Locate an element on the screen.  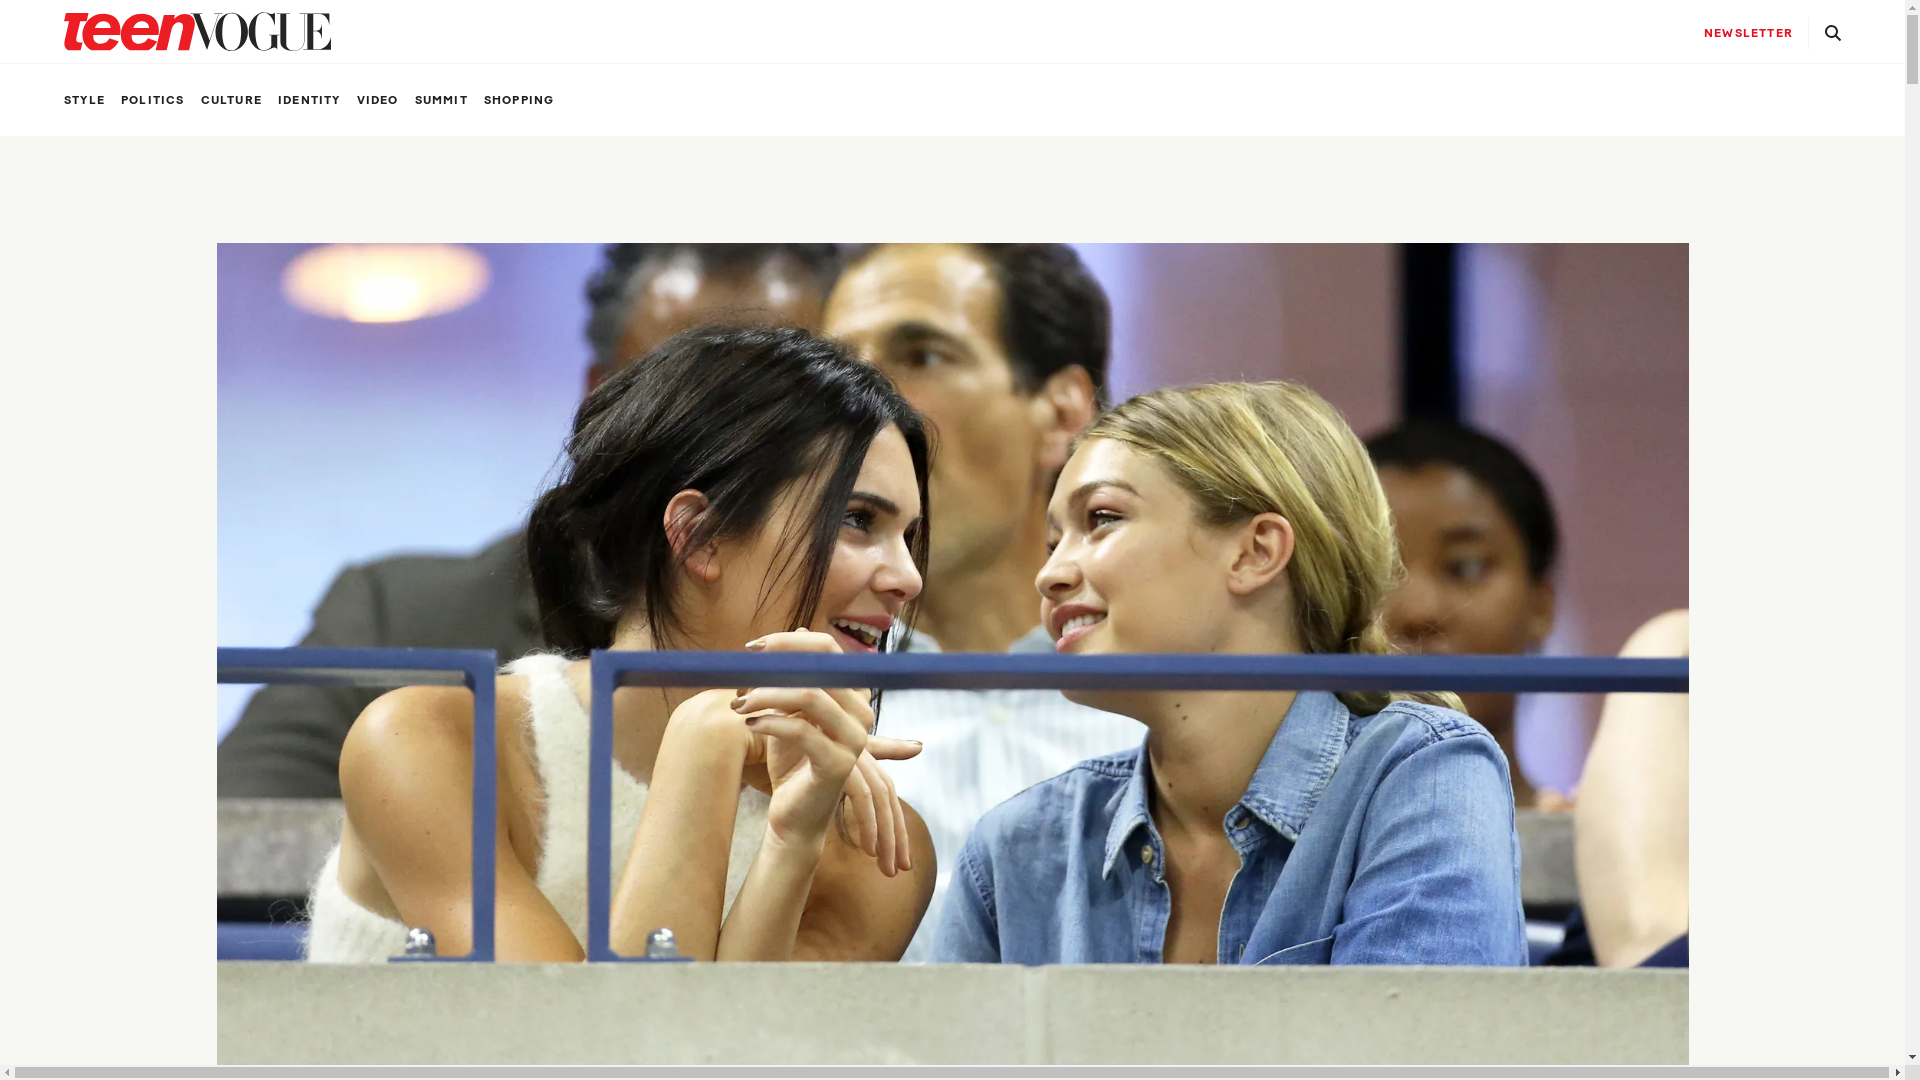
'SEARCH' is located at coordinates (1817, 31).